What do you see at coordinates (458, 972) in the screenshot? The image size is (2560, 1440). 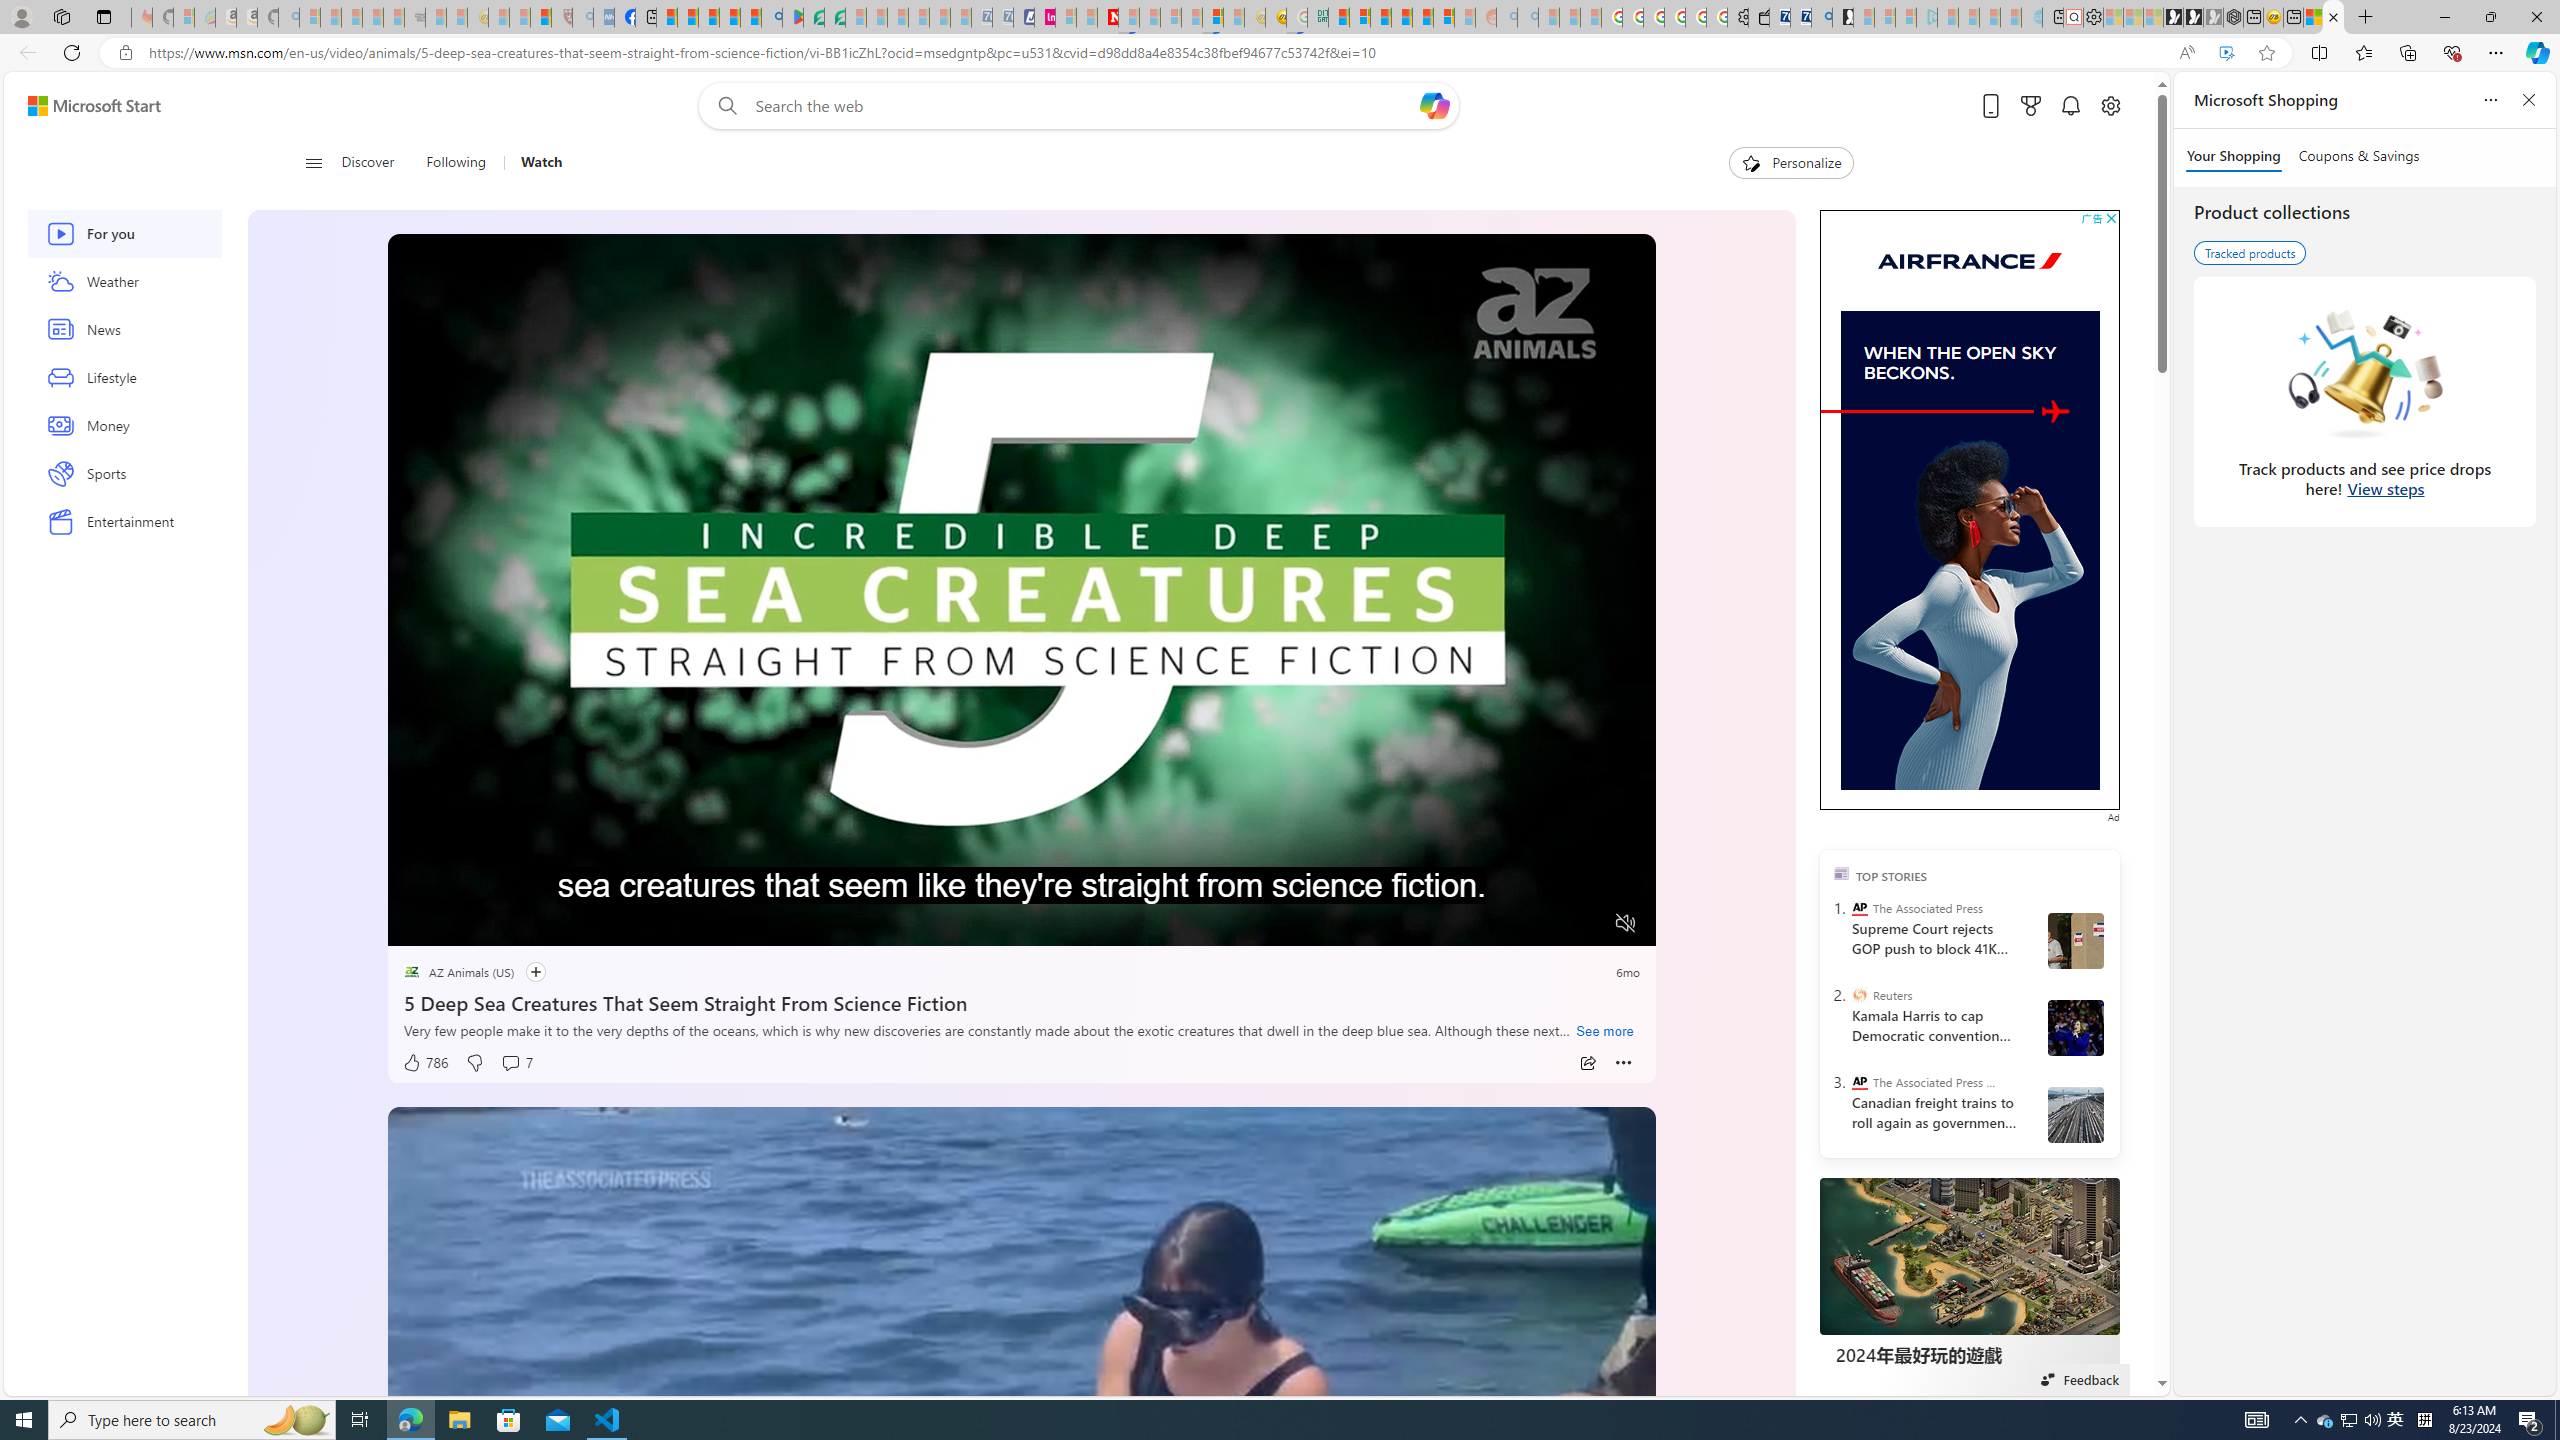 I see `'placeholder AZ Animals (US)'` at bounding box center [458, 972].